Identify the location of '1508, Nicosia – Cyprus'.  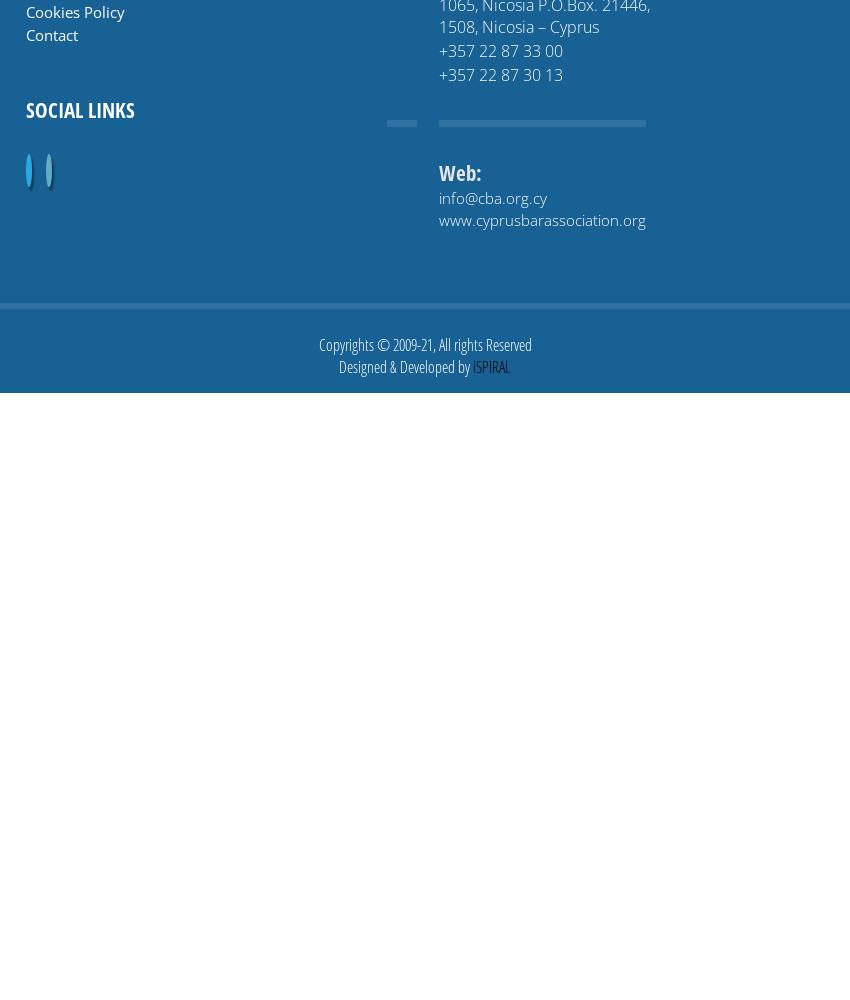
(438, 27).